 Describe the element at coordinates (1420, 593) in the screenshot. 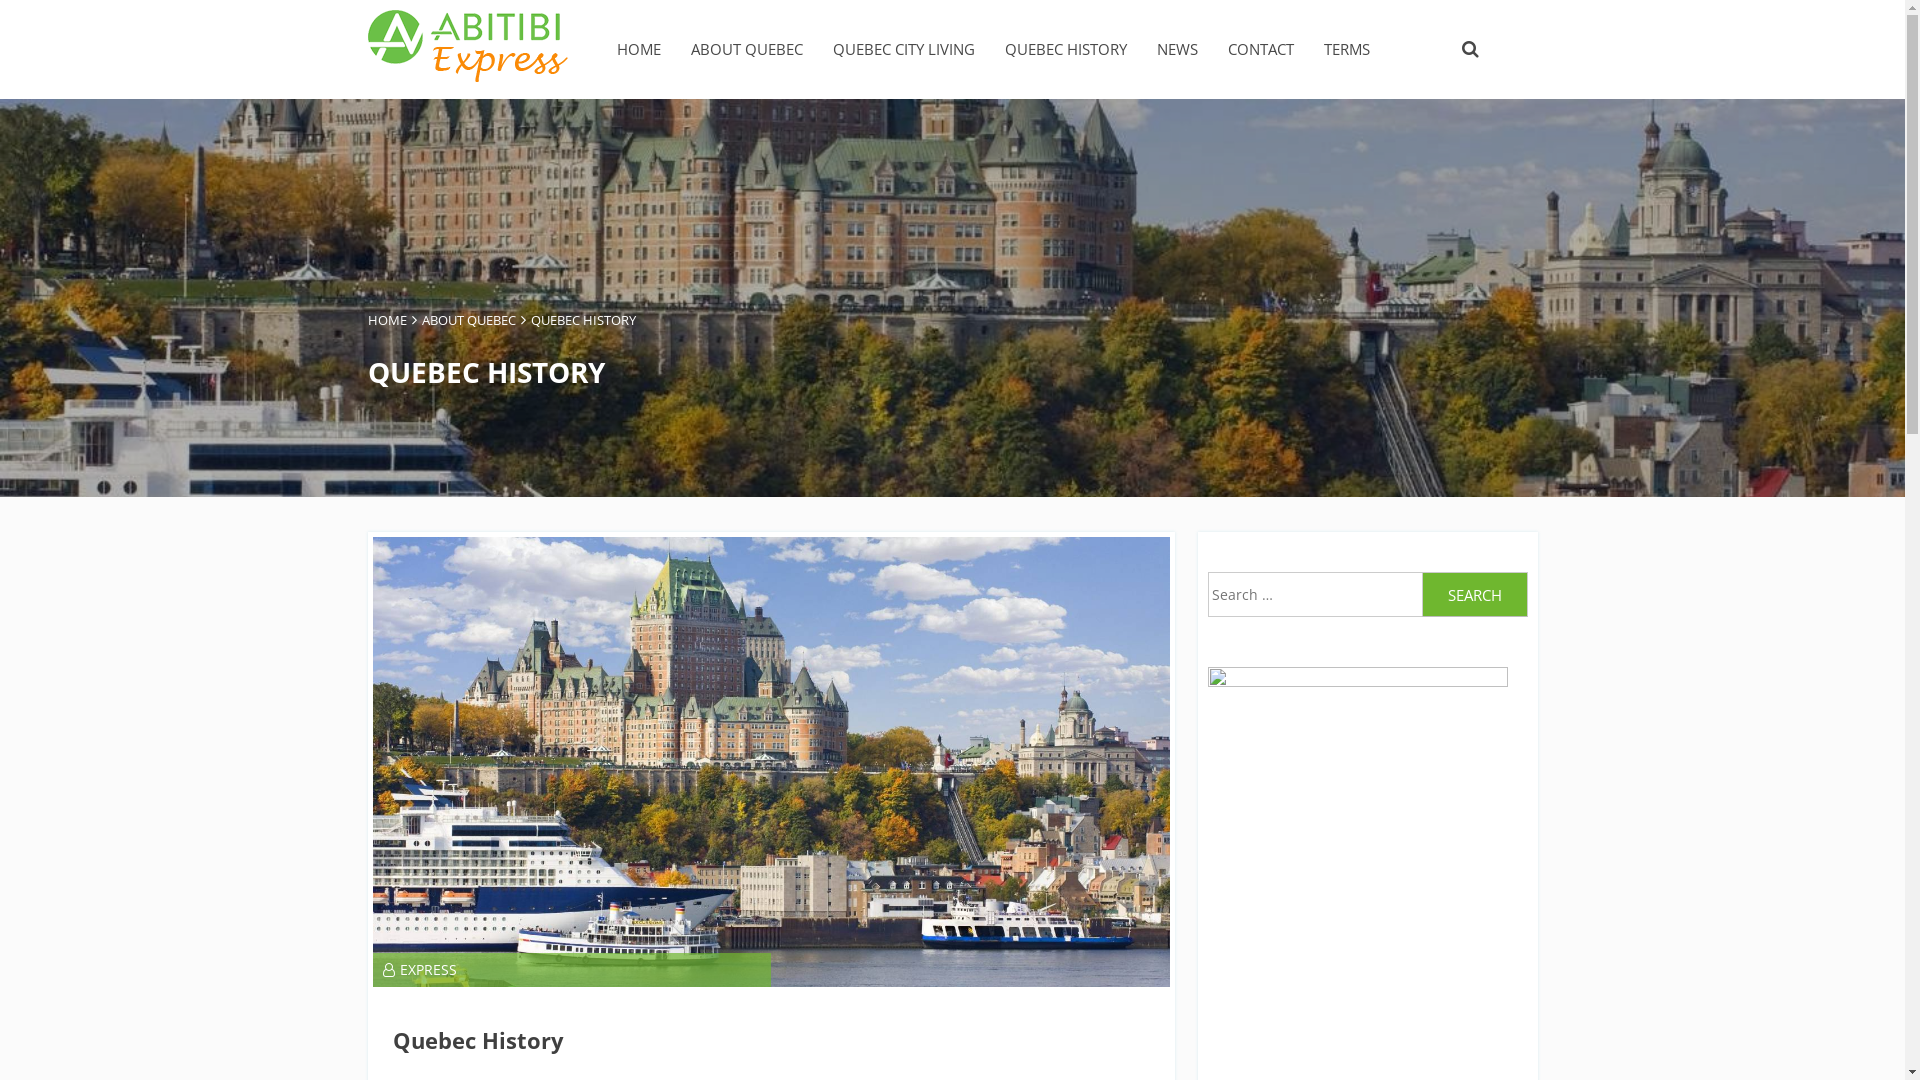

I see `'Search'` at that location.